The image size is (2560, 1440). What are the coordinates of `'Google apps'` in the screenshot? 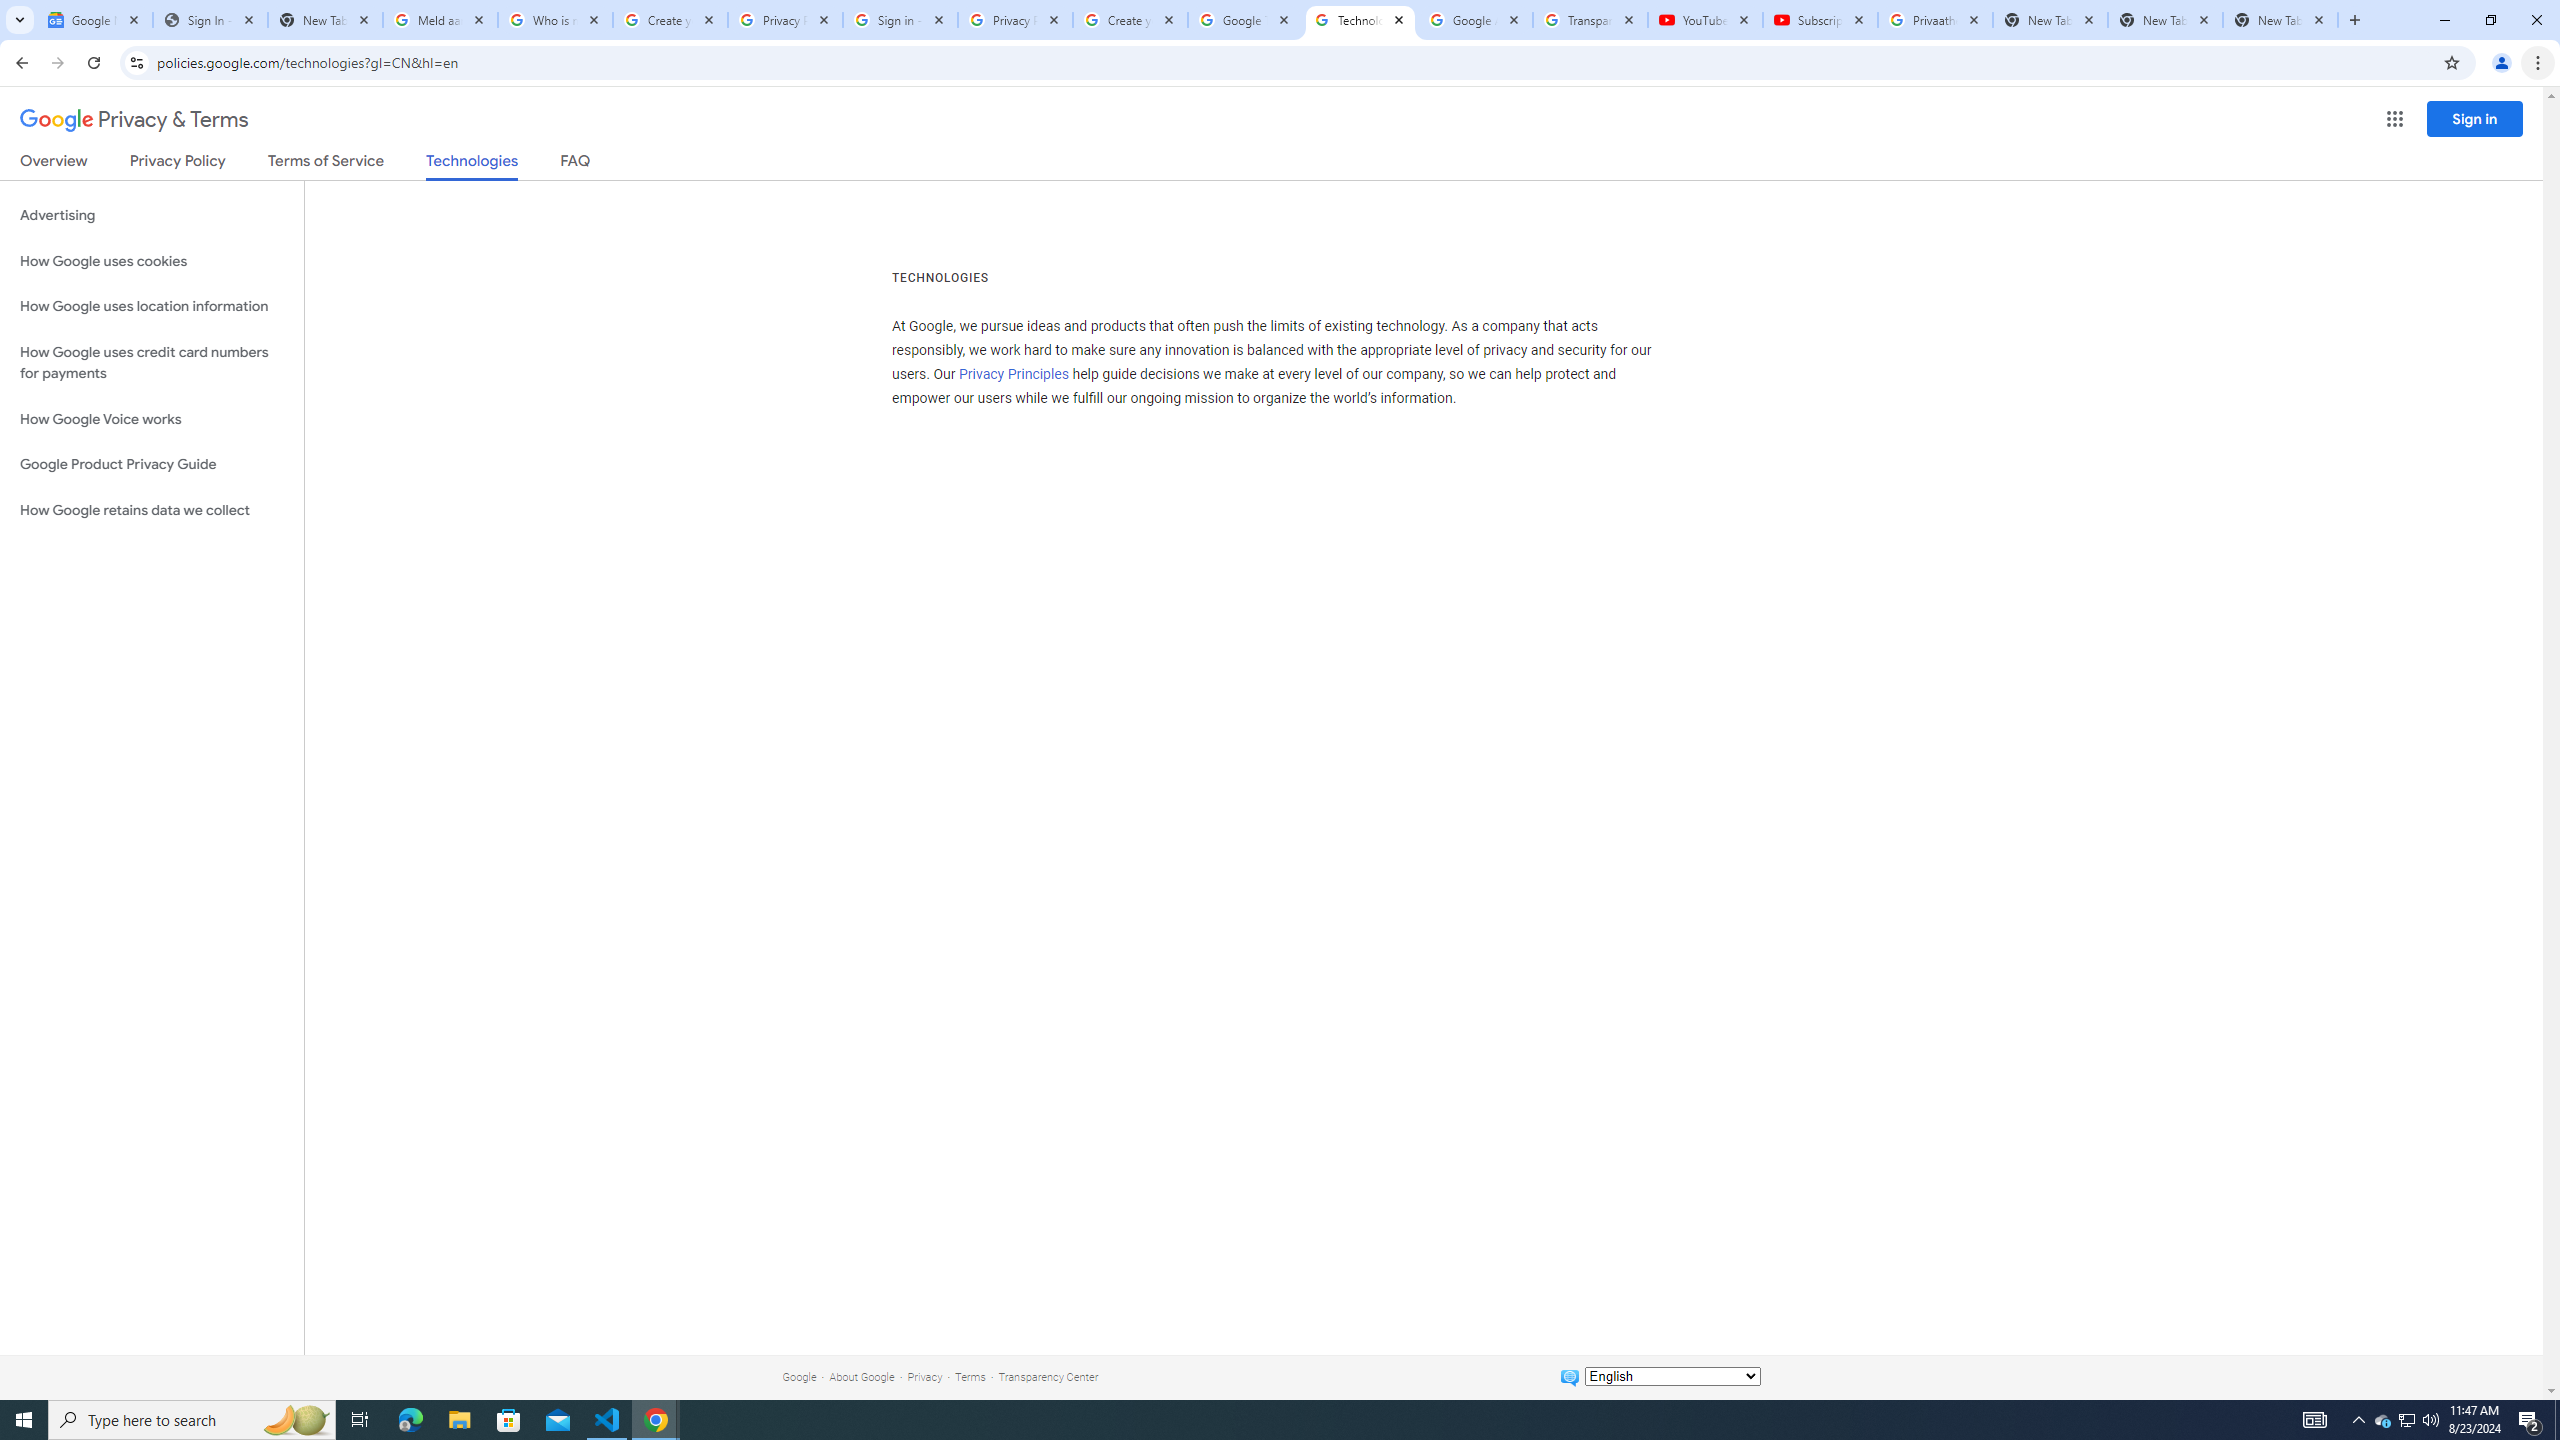 It's located at (2393, 118).